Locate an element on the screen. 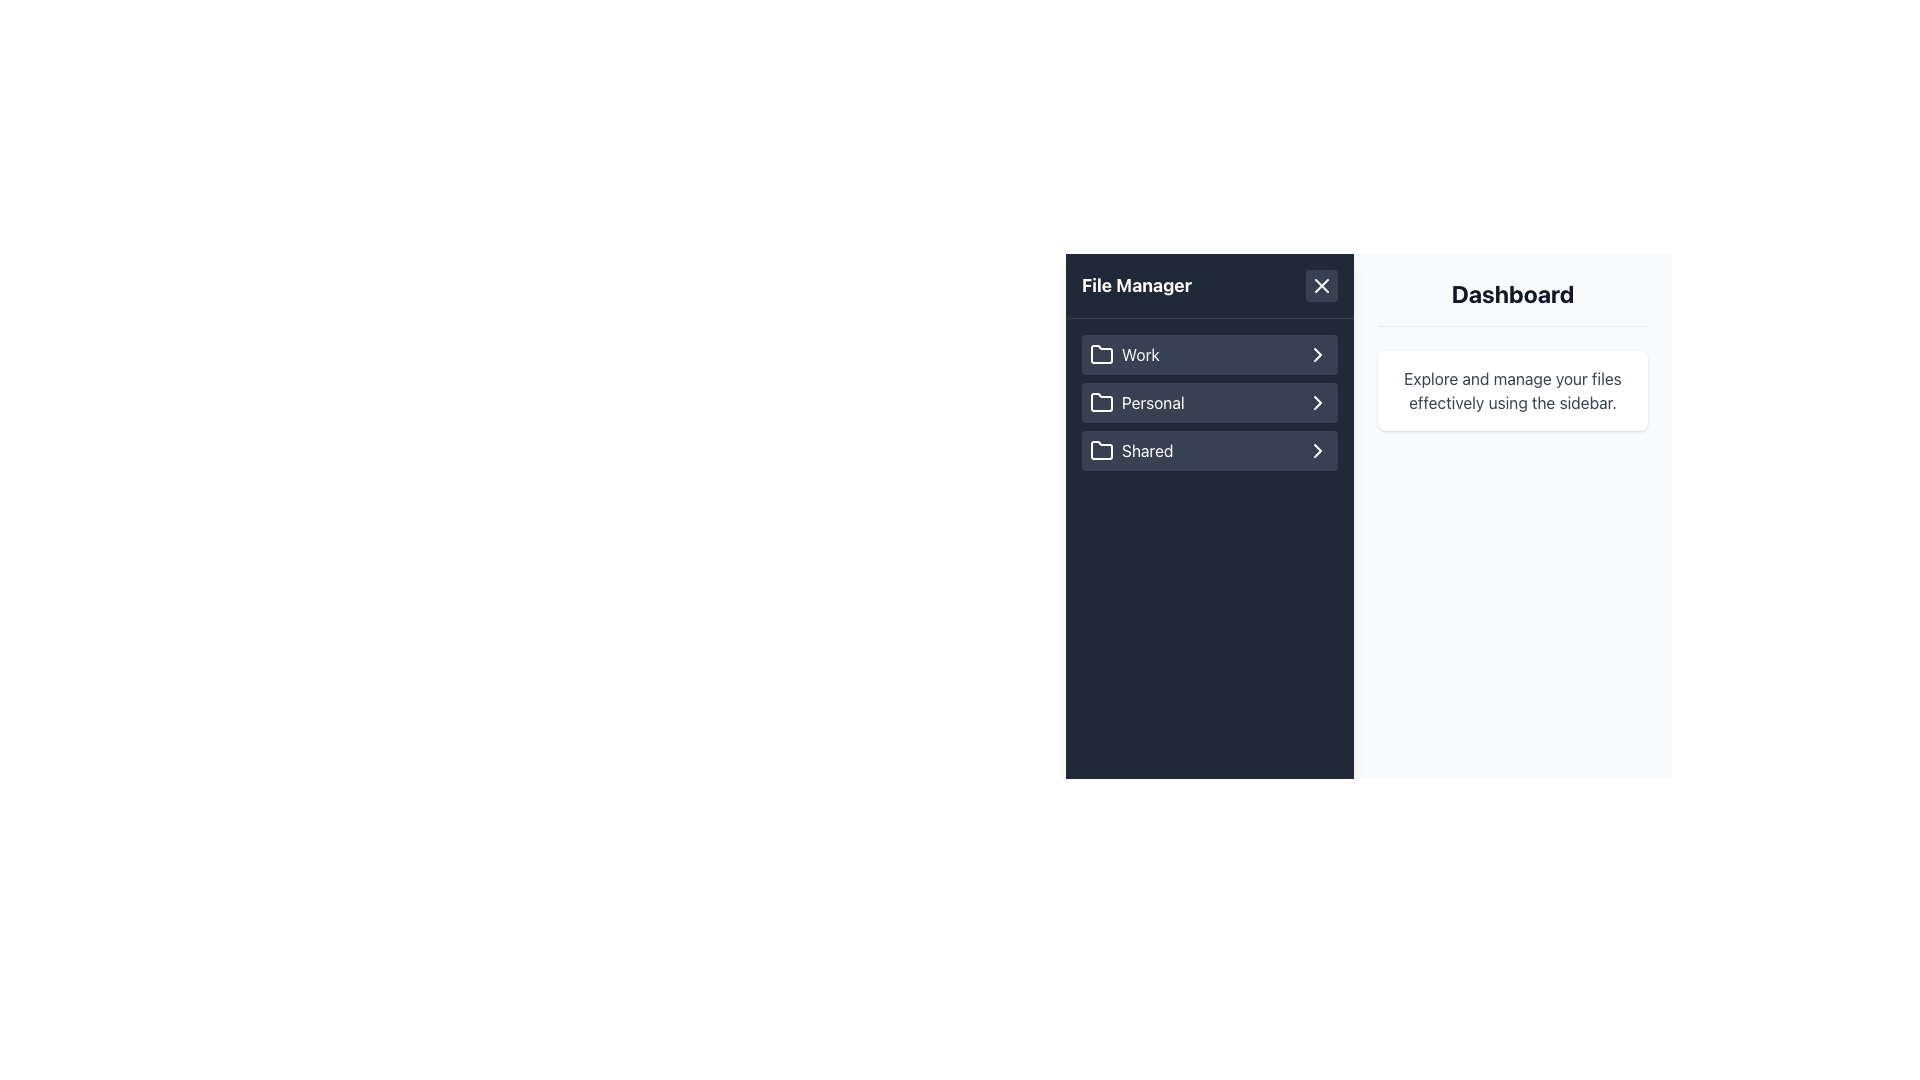  the chevron icon to the right of the 'Personal' folder label in the 'File Manager' sidebar is located at coordinates (1318, 402).